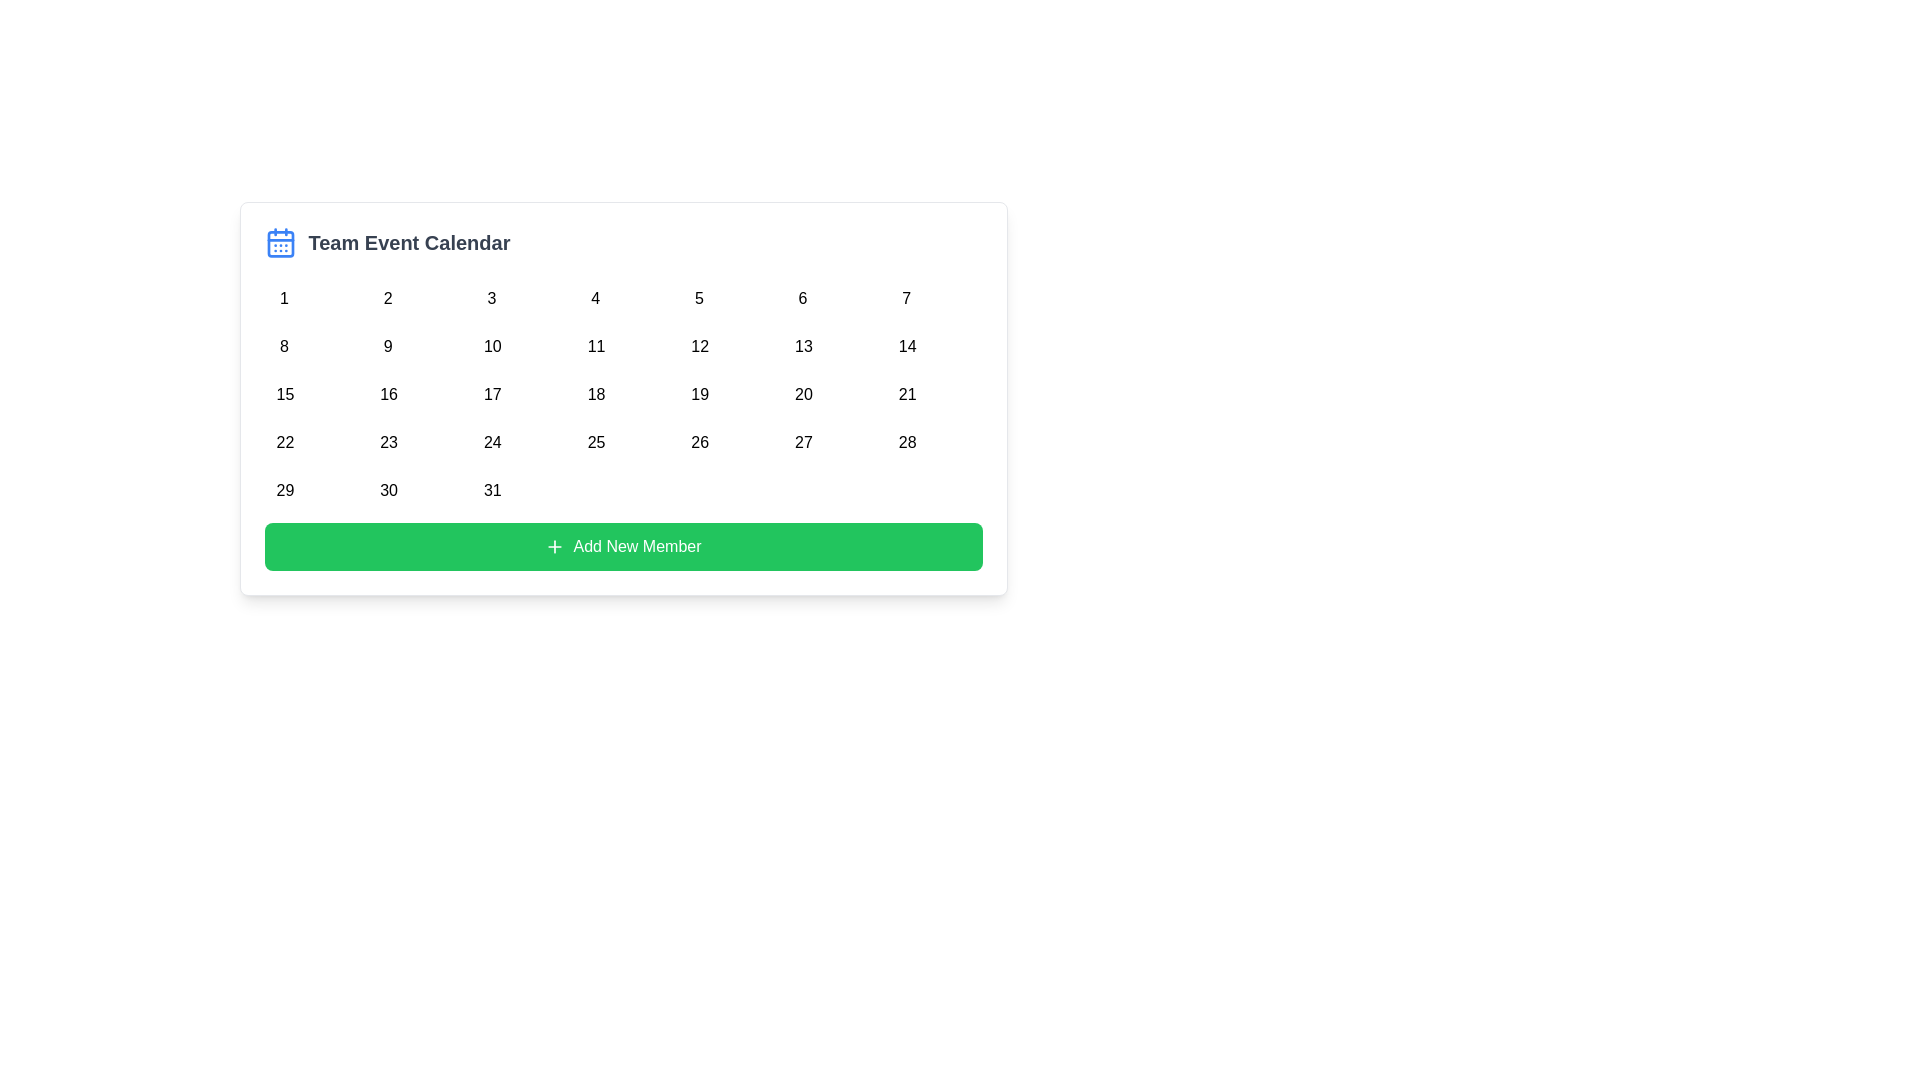  I want to click on the button representing the 25th day in the Team Event Calendar, so click(594, 438).